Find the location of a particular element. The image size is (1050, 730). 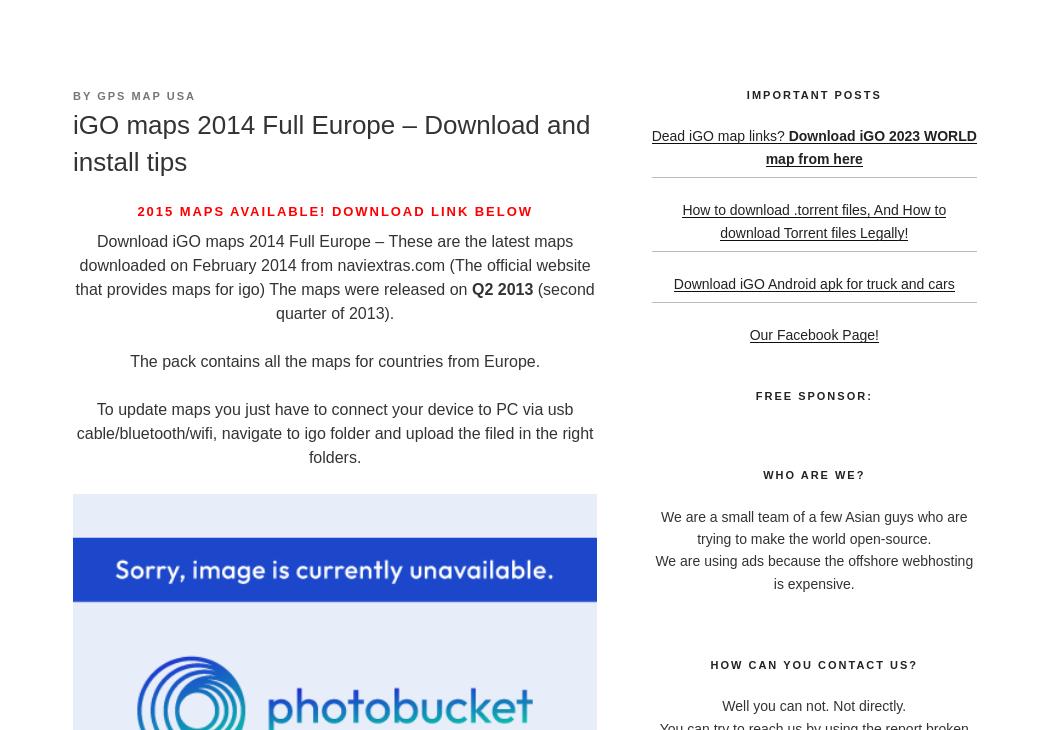

'To update maps you just have to connect your device to PC via usb cable/bluetooth/wifi, navigate to igo folder and upload the filed in the right folders.' is located at coordinates (334, 432).